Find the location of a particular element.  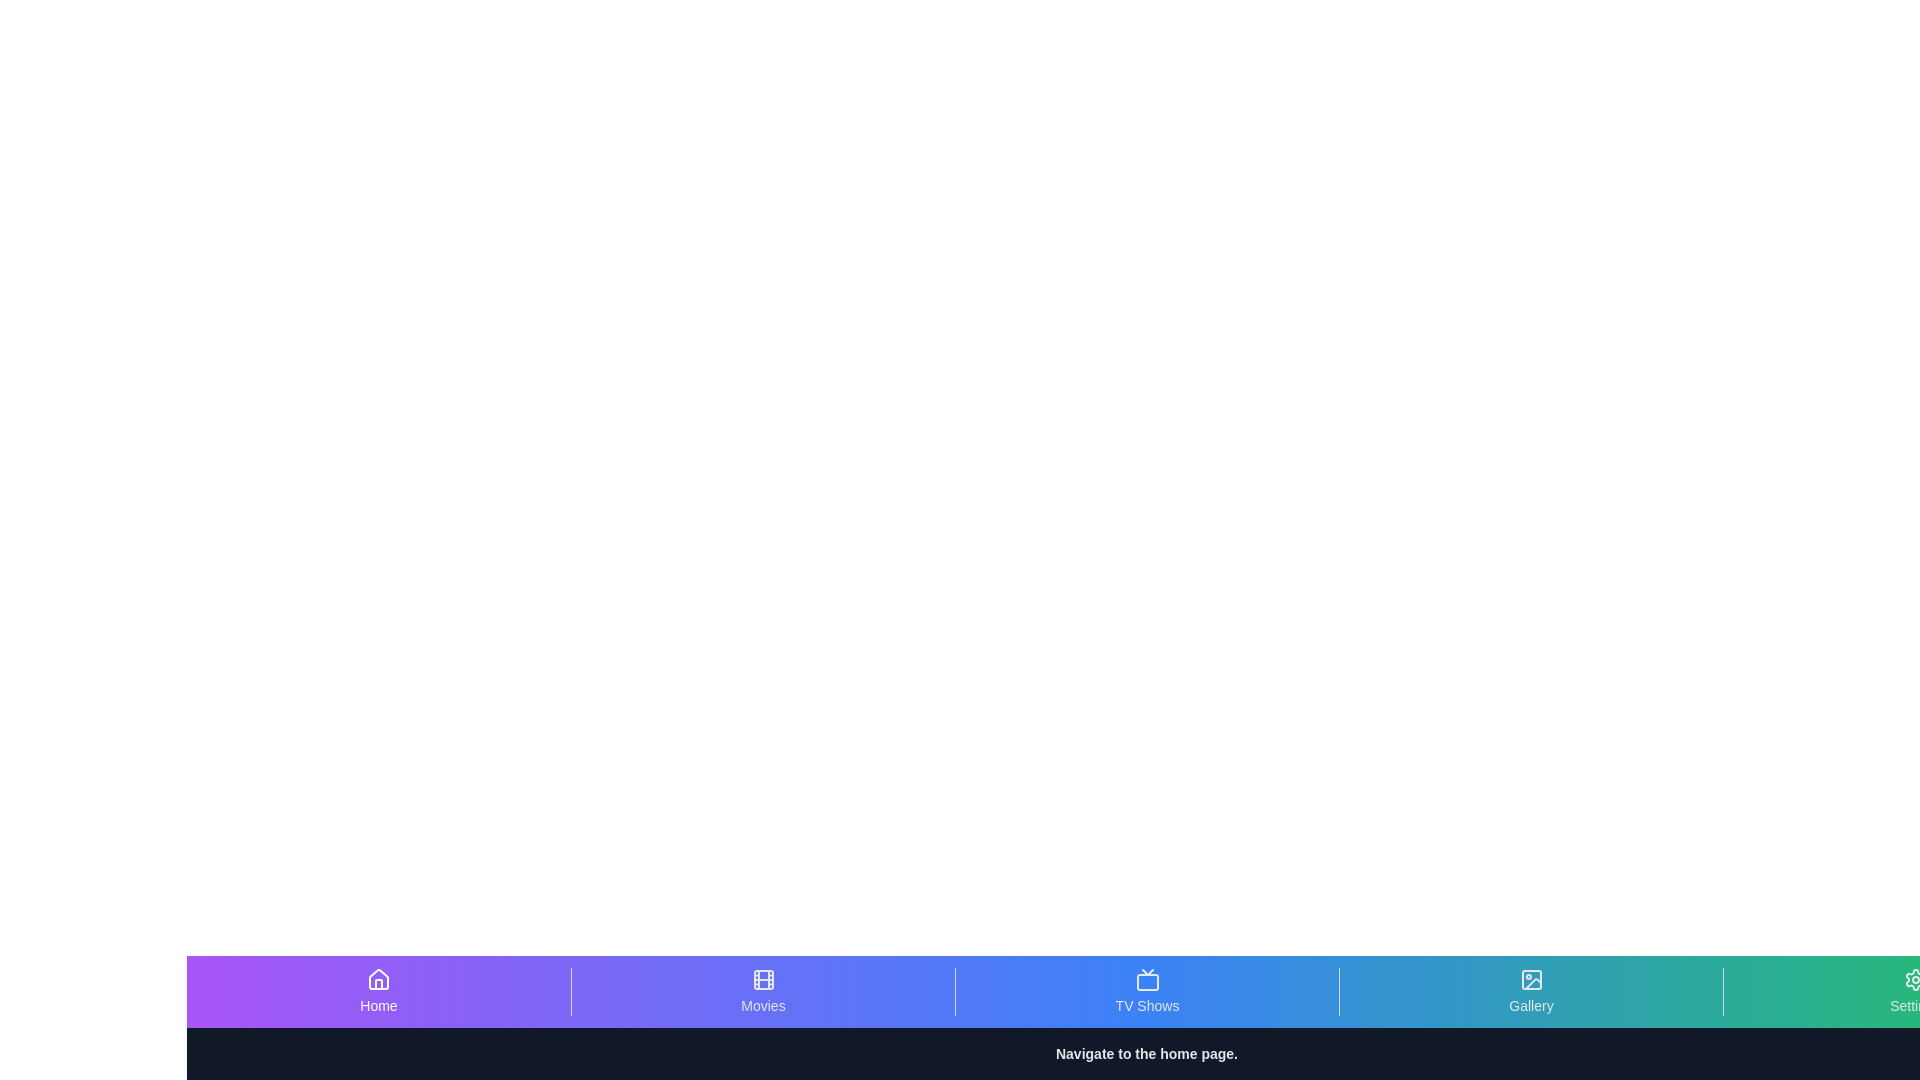

the TV Shows tab to view its hover effects is located at coordinates (1147, 991).